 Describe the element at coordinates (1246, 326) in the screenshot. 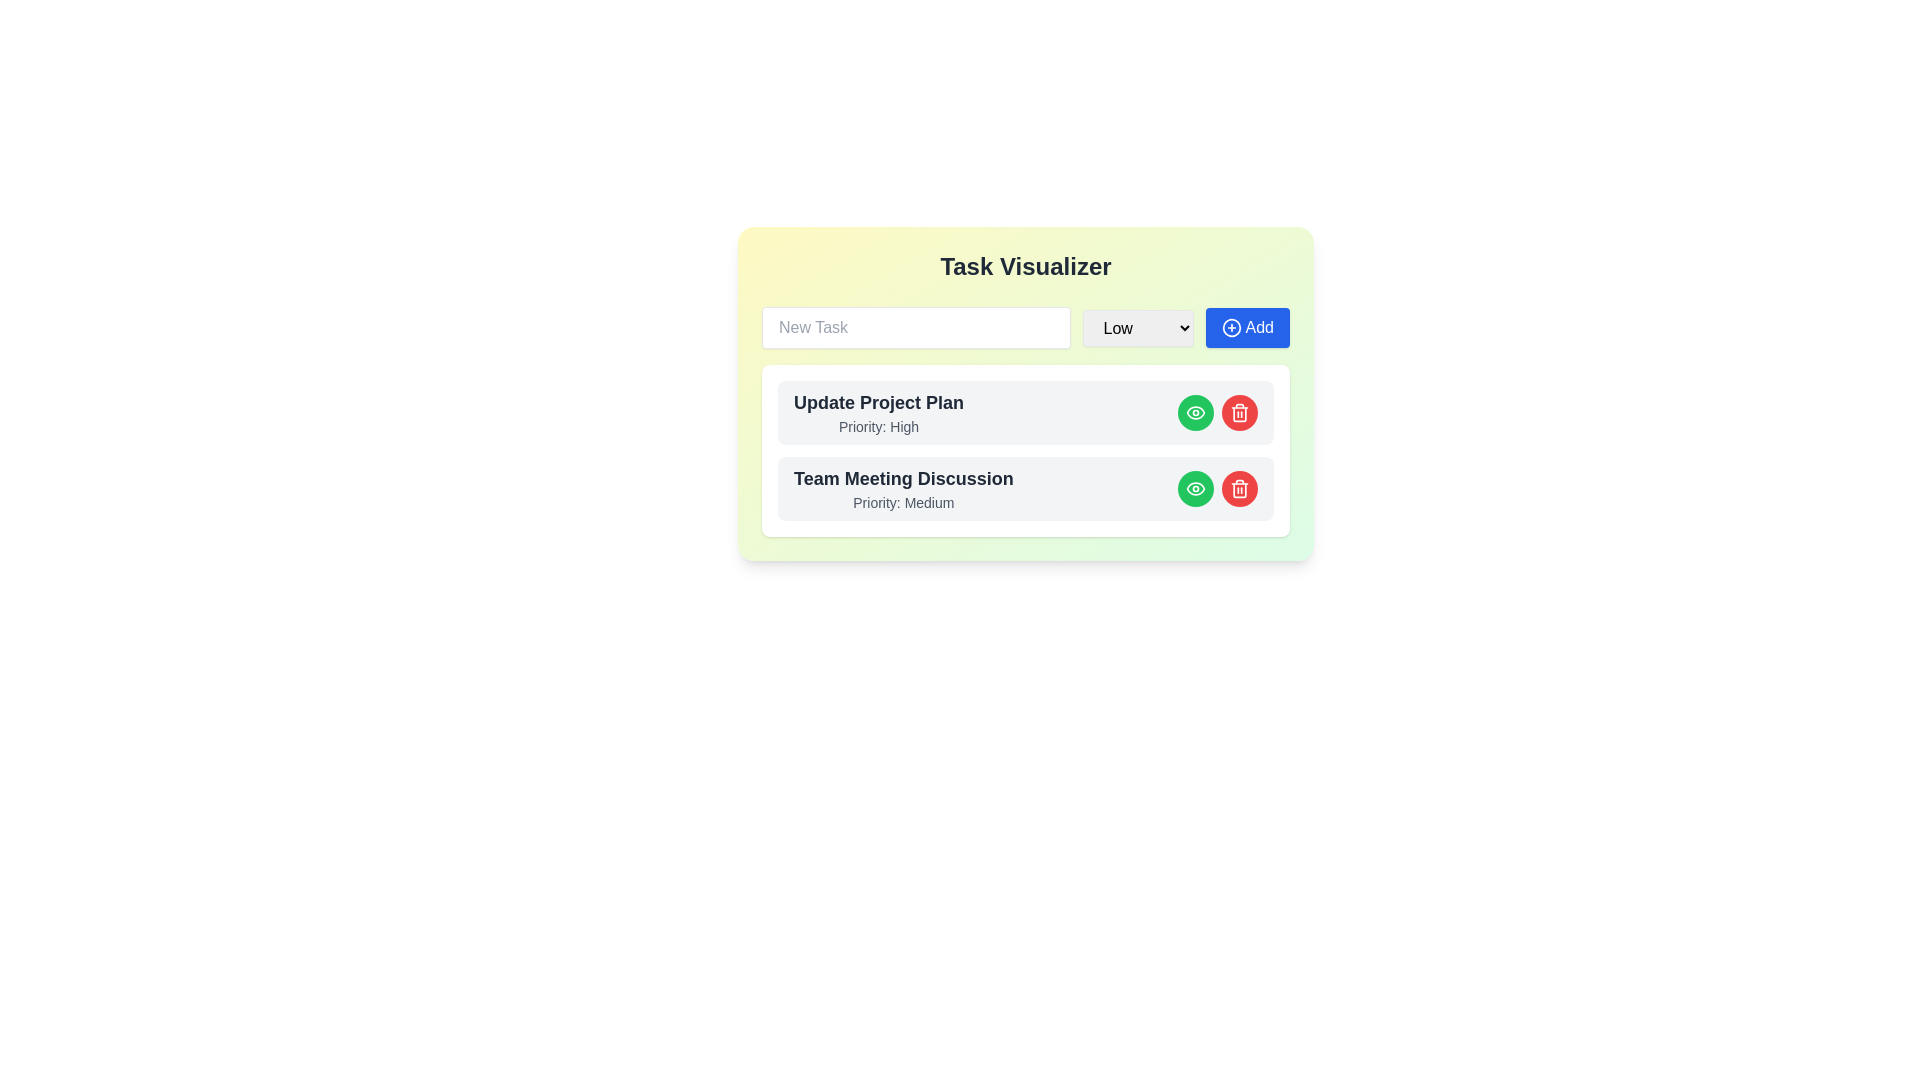

I see `the 'Add' button with a blue background and rounded corners, located to the right of the priority level dropdown` at that location.